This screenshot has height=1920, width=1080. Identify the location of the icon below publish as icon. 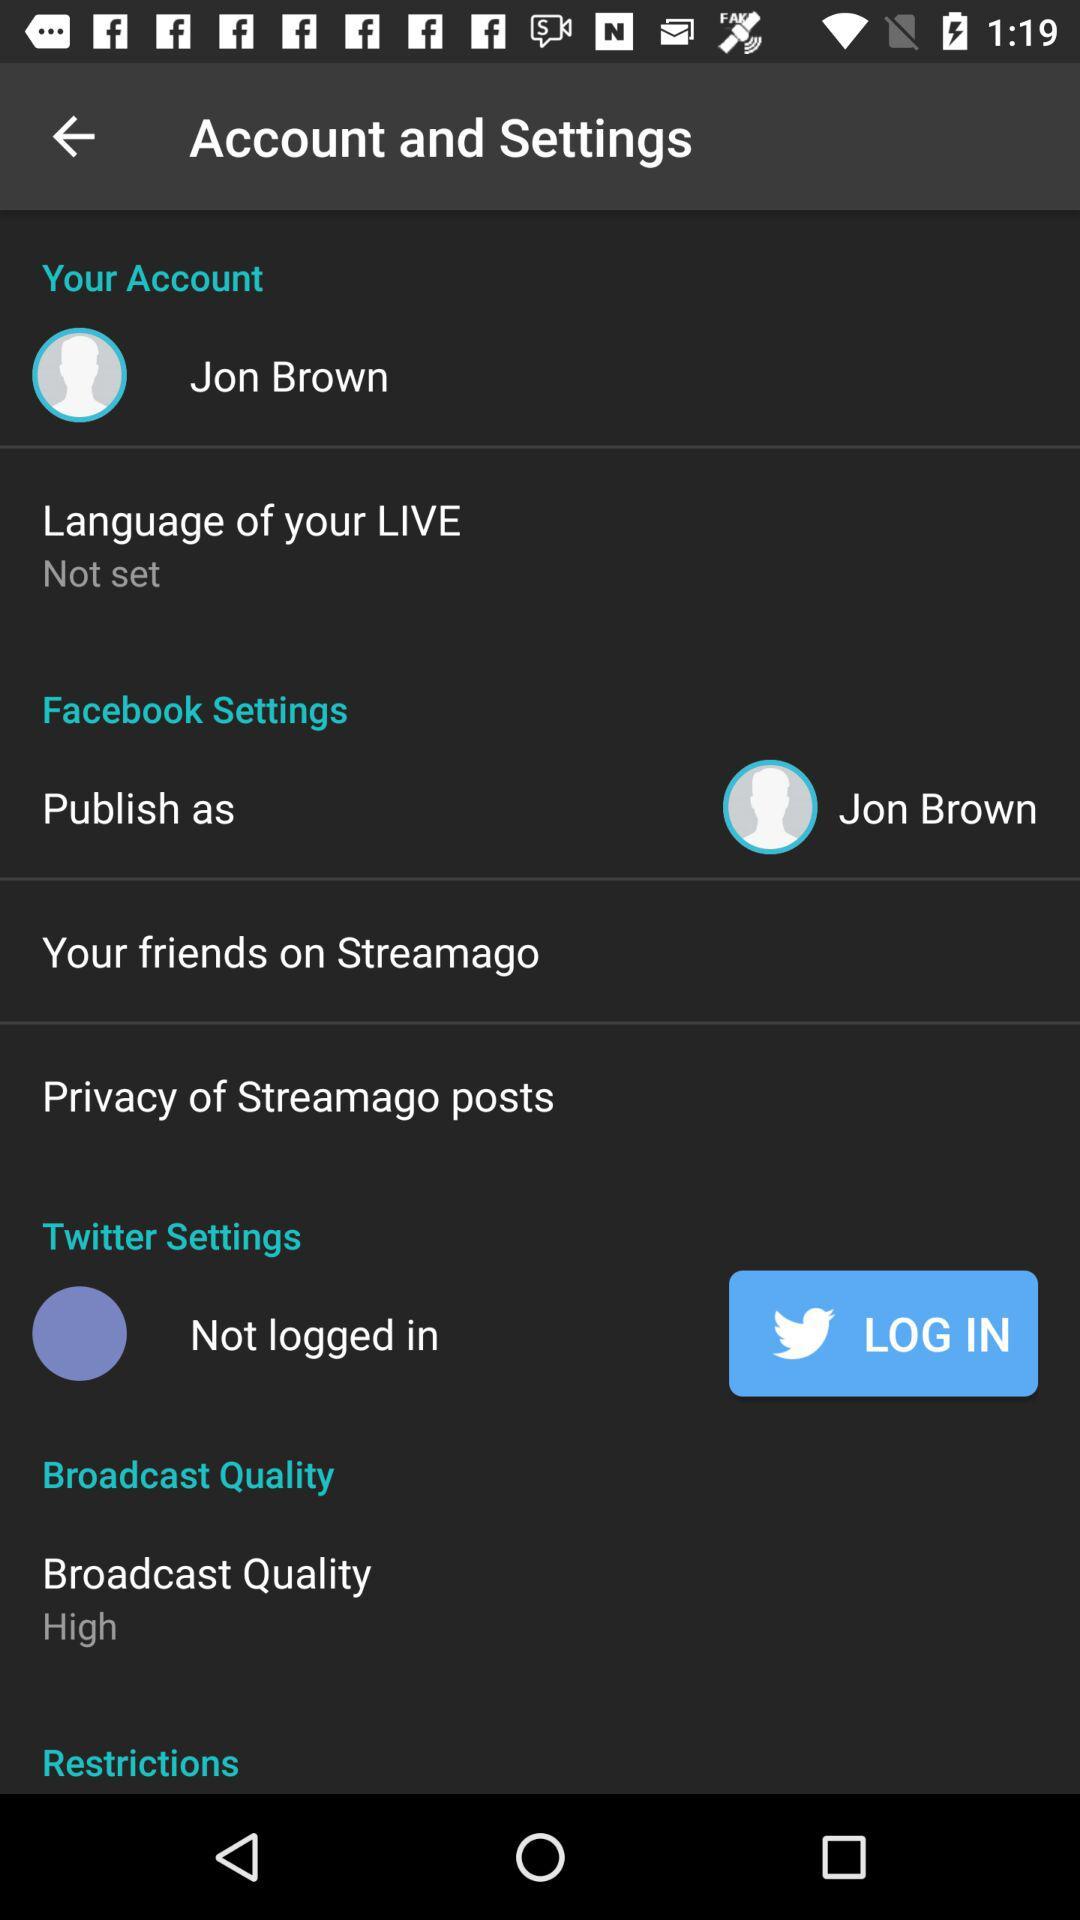
(290, 949).